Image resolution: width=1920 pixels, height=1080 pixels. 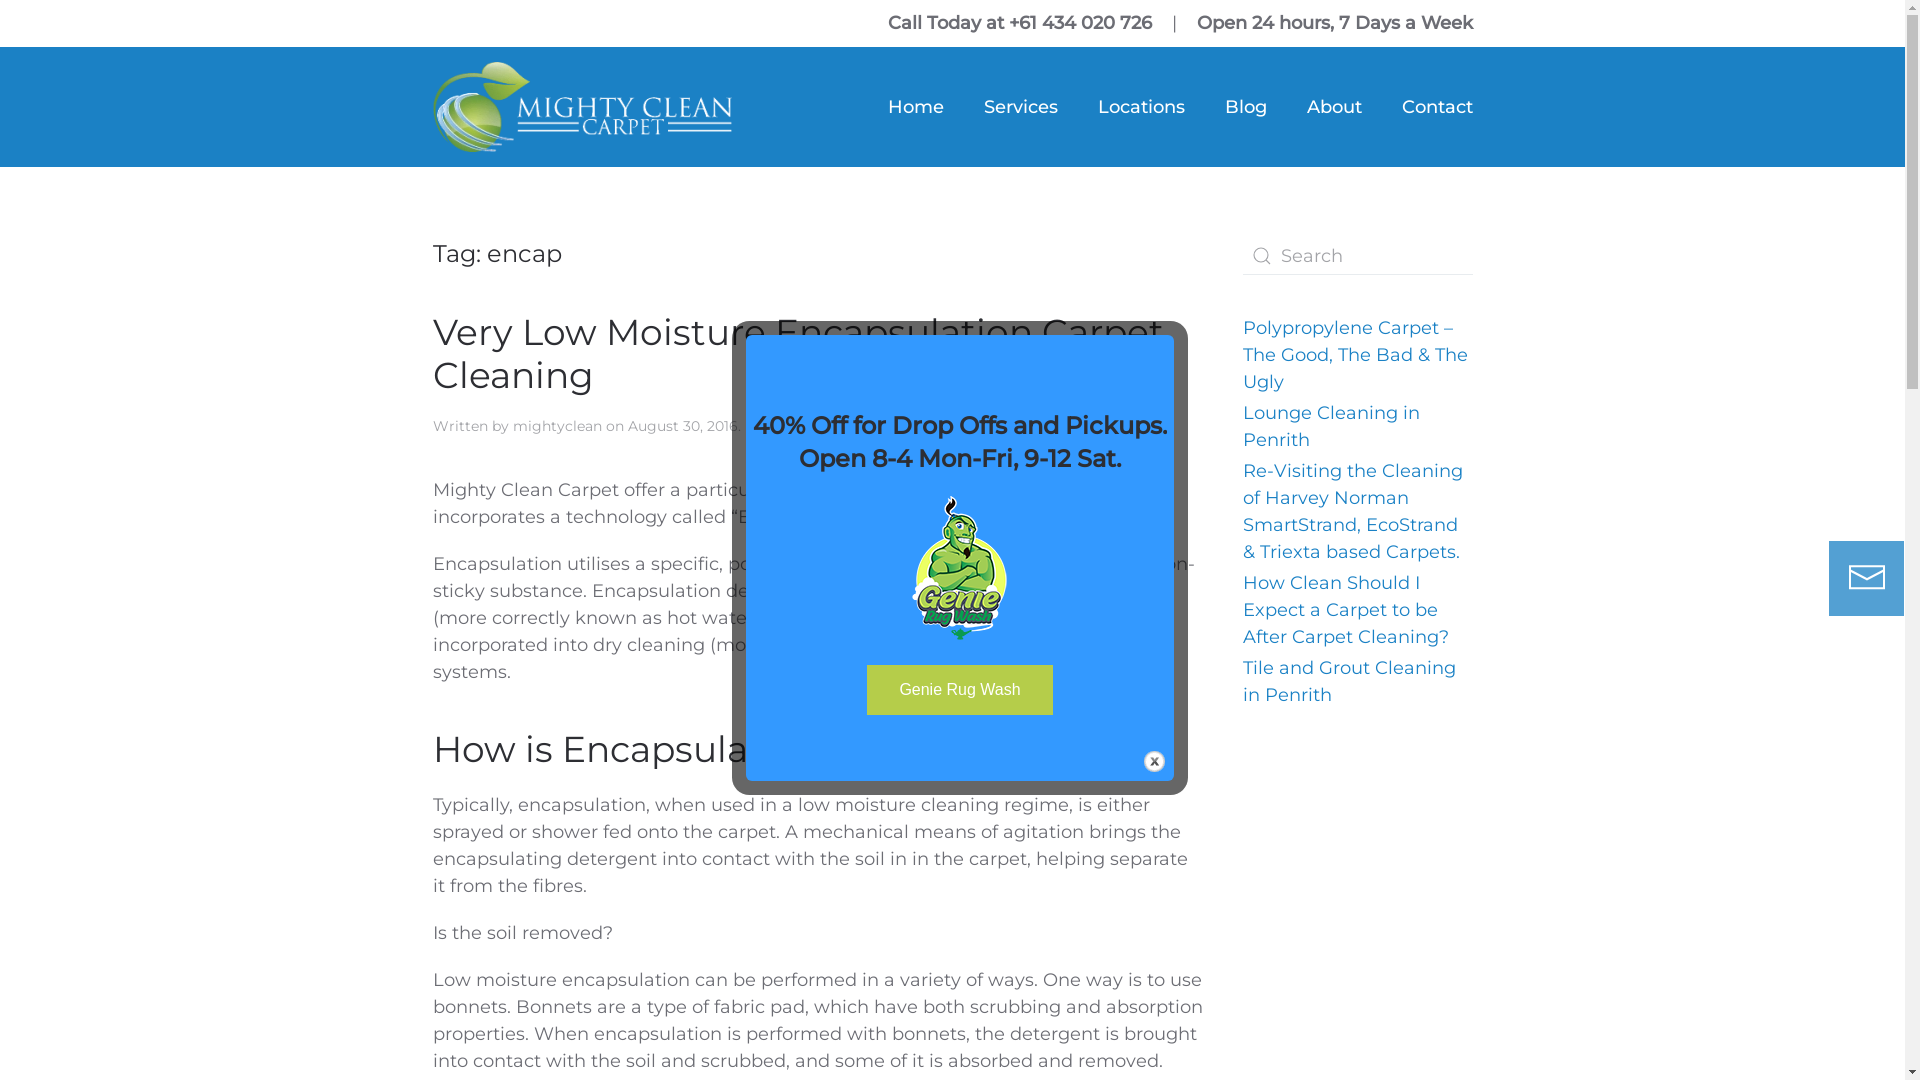 What do you see at coordinates (1348, 680) in the screenshot?
I see `'Tile and Grout Cleaning in Penrith'` at bounding box center [1348, 680].